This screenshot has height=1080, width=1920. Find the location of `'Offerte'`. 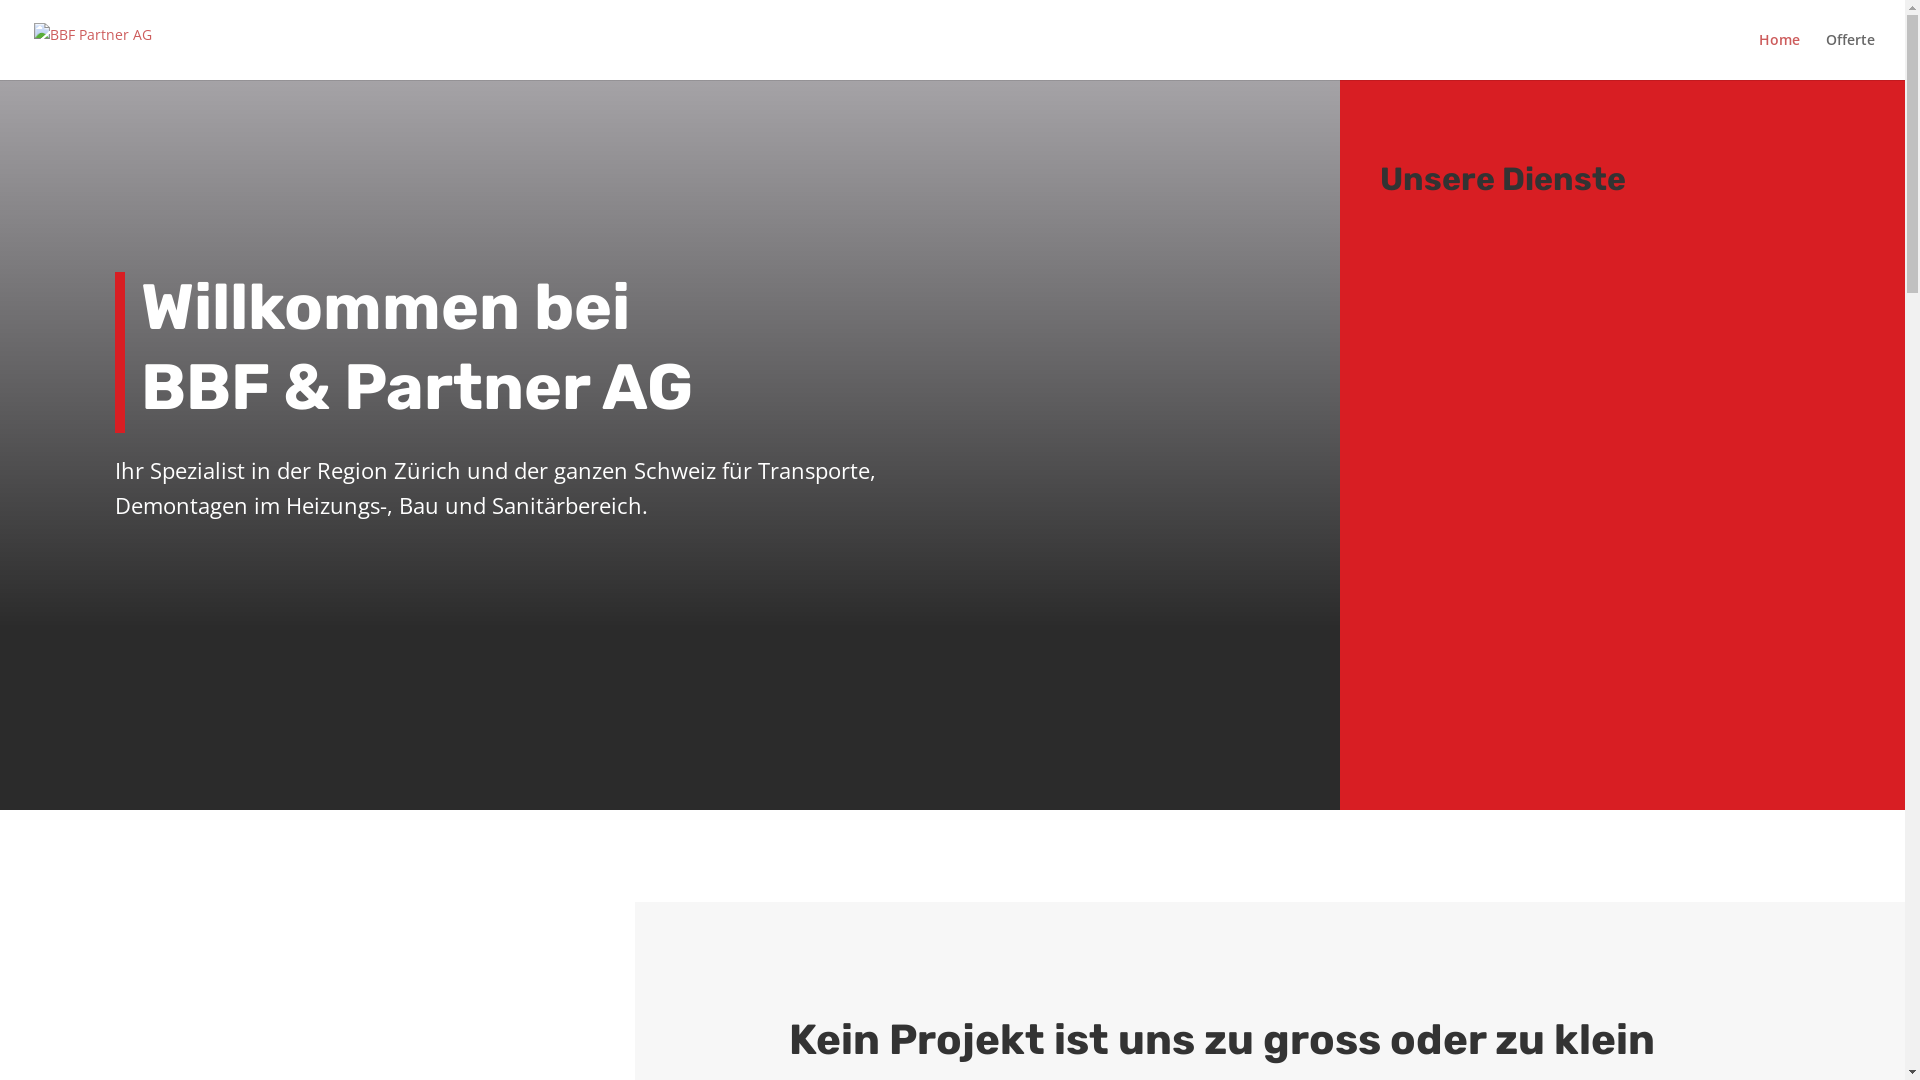

'Offerte' is located at coordinates (1849, 55).